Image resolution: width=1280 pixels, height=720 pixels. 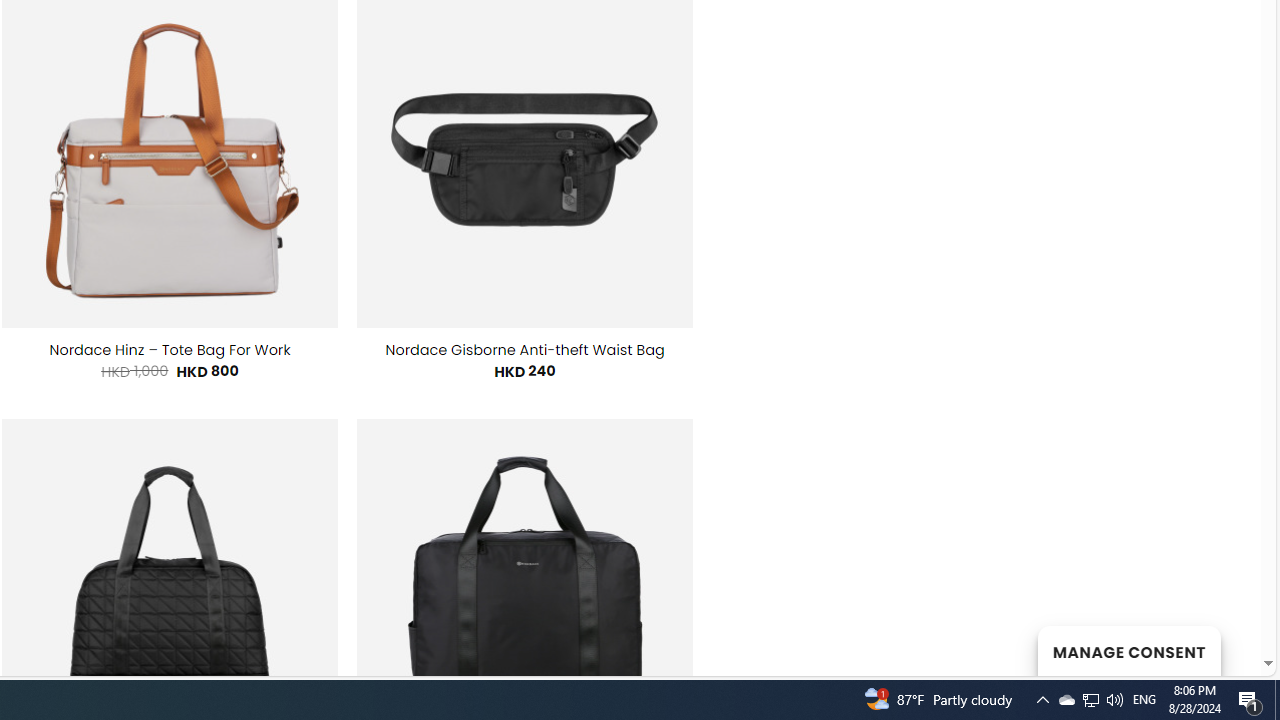 What do you see at coordinates (1128, 650) in the screenshot?
I see `'MANAGE CONSENT'` at bounding box center [1128, 650].